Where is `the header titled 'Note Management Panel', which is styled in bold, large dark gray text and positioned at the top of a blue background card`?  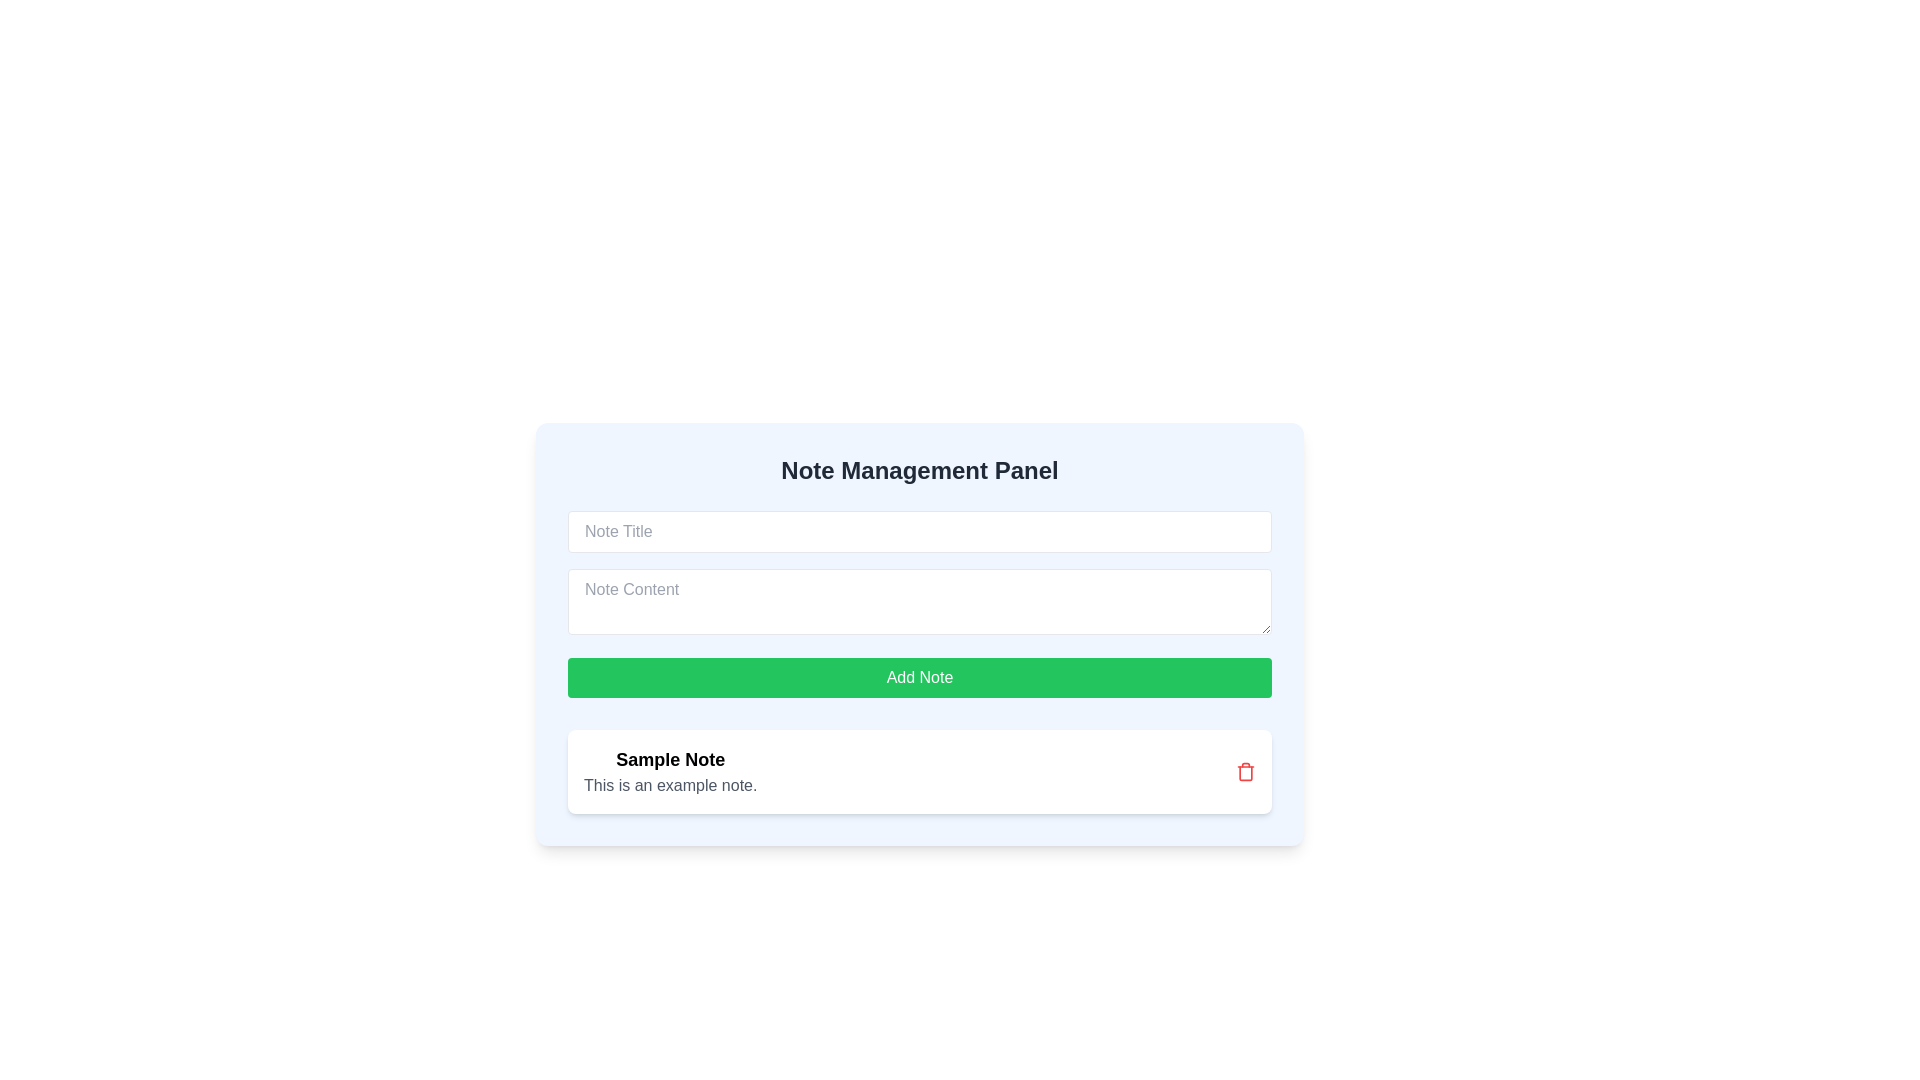 the header titled 'Note Management Panel', which is styled in bold, large dark gray text and positioned at the top of a blue background card is located at coordinates (919, 470).